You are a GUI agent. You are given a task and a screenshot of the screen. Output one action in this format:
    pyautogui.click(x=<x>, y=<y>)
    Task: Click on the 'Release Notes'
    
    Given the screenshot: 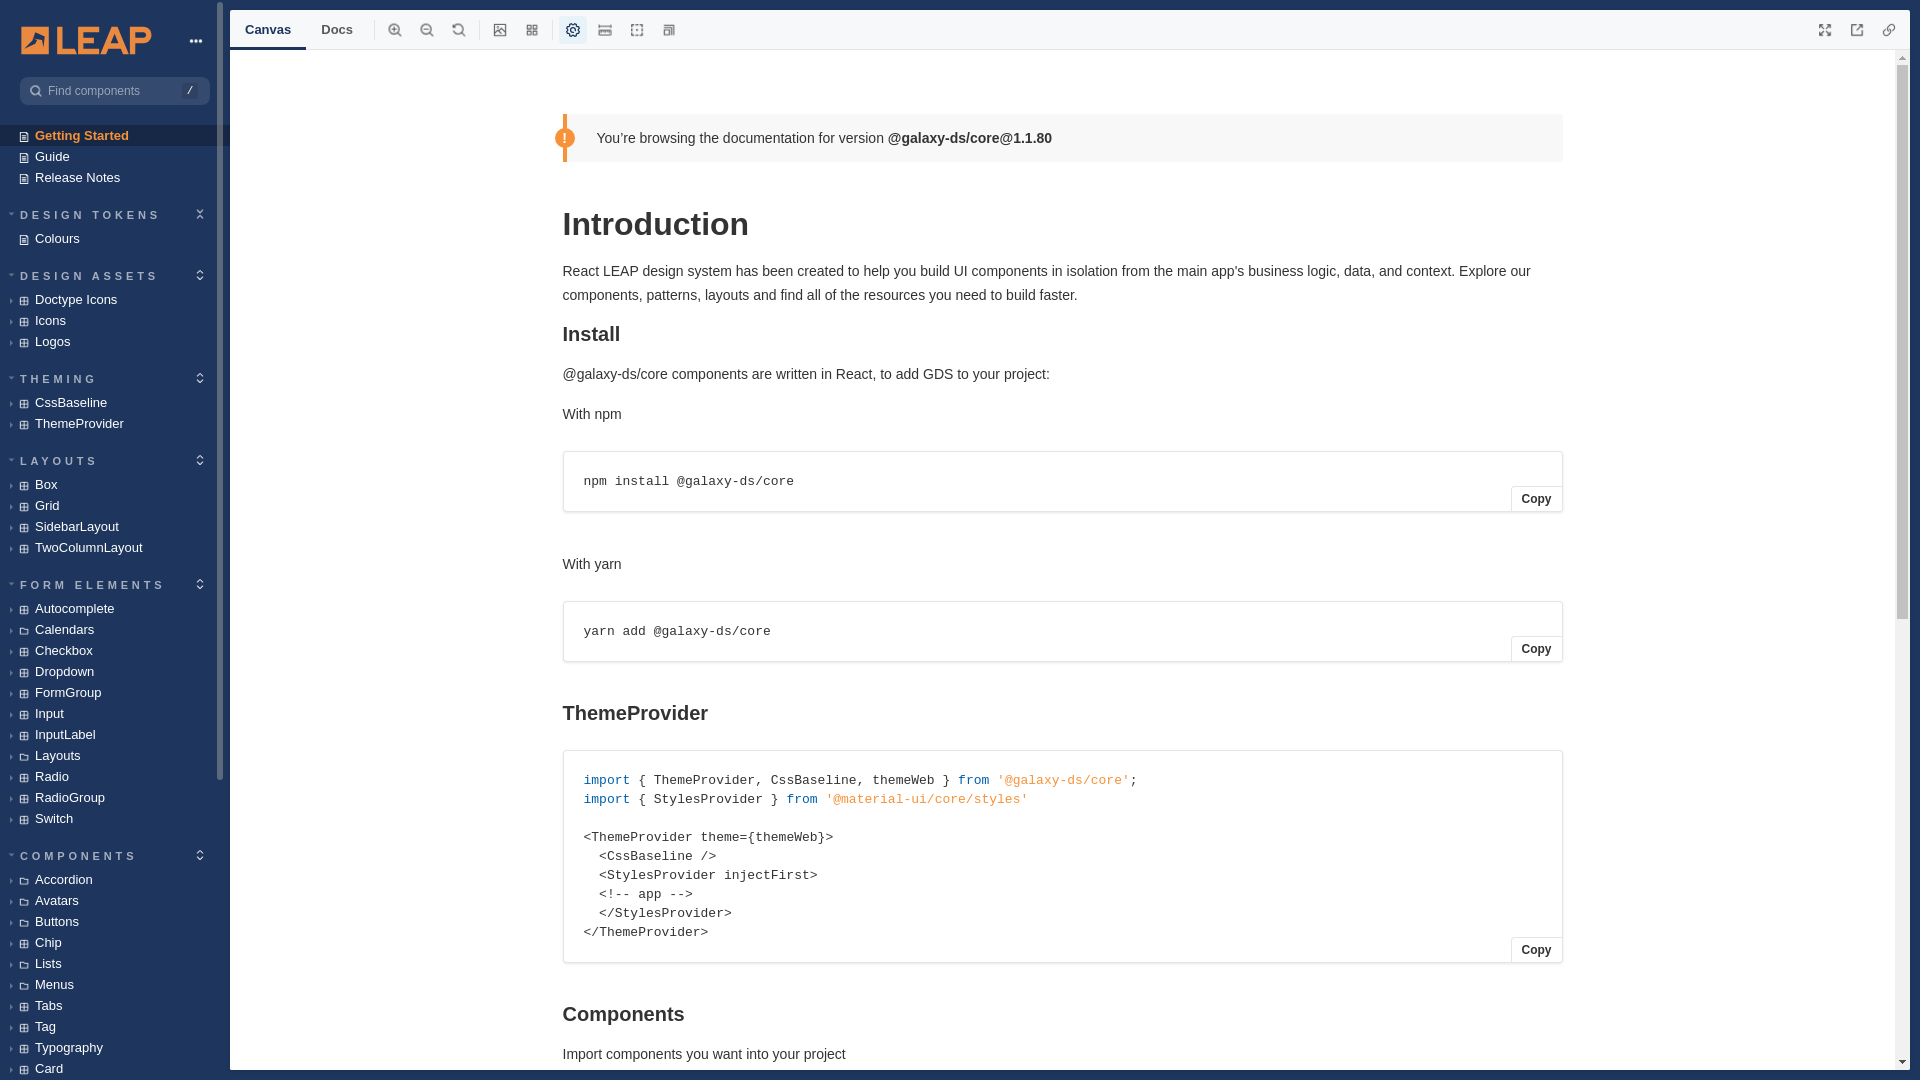 What is the action you would take?
    pyautogui.click(x=114, y=176)
    